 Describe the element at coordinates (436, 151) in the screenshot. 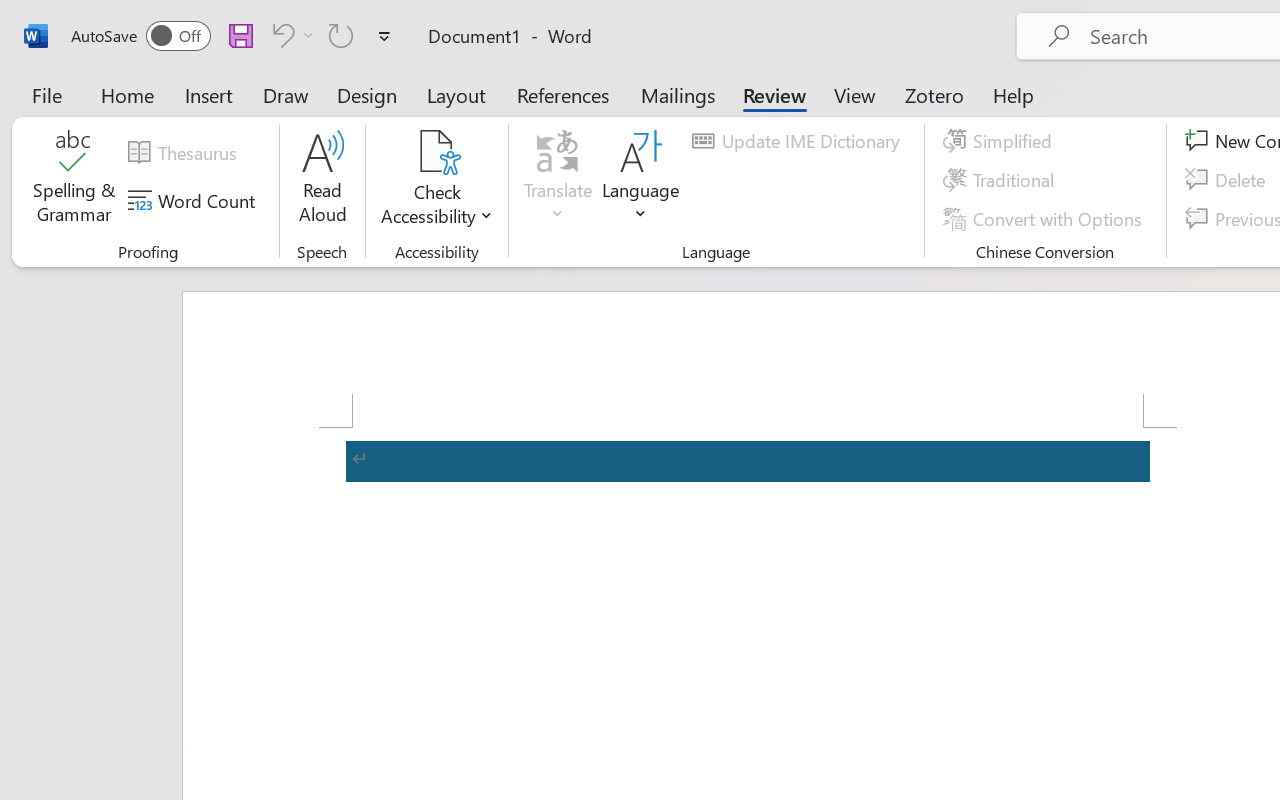

I see `'Check Accessibility'` at that location.